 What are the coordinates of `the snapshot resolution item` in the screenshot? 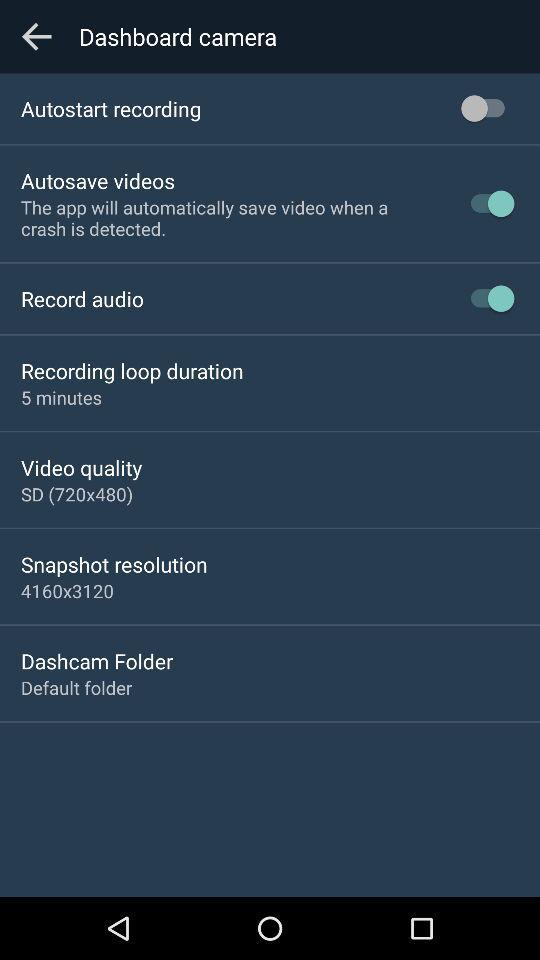 It's located at (114, 564).